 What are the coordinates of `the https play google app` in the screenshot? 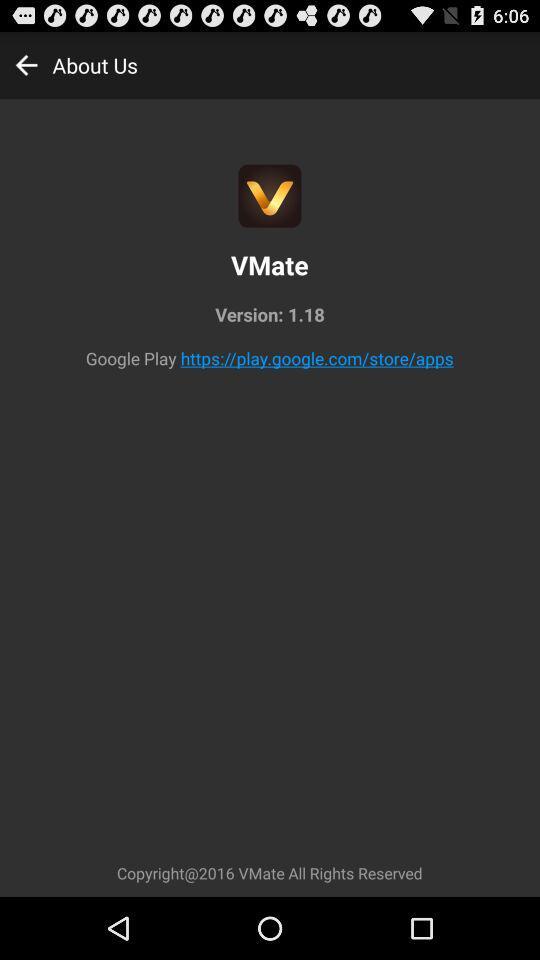 It's located at (317, 358).